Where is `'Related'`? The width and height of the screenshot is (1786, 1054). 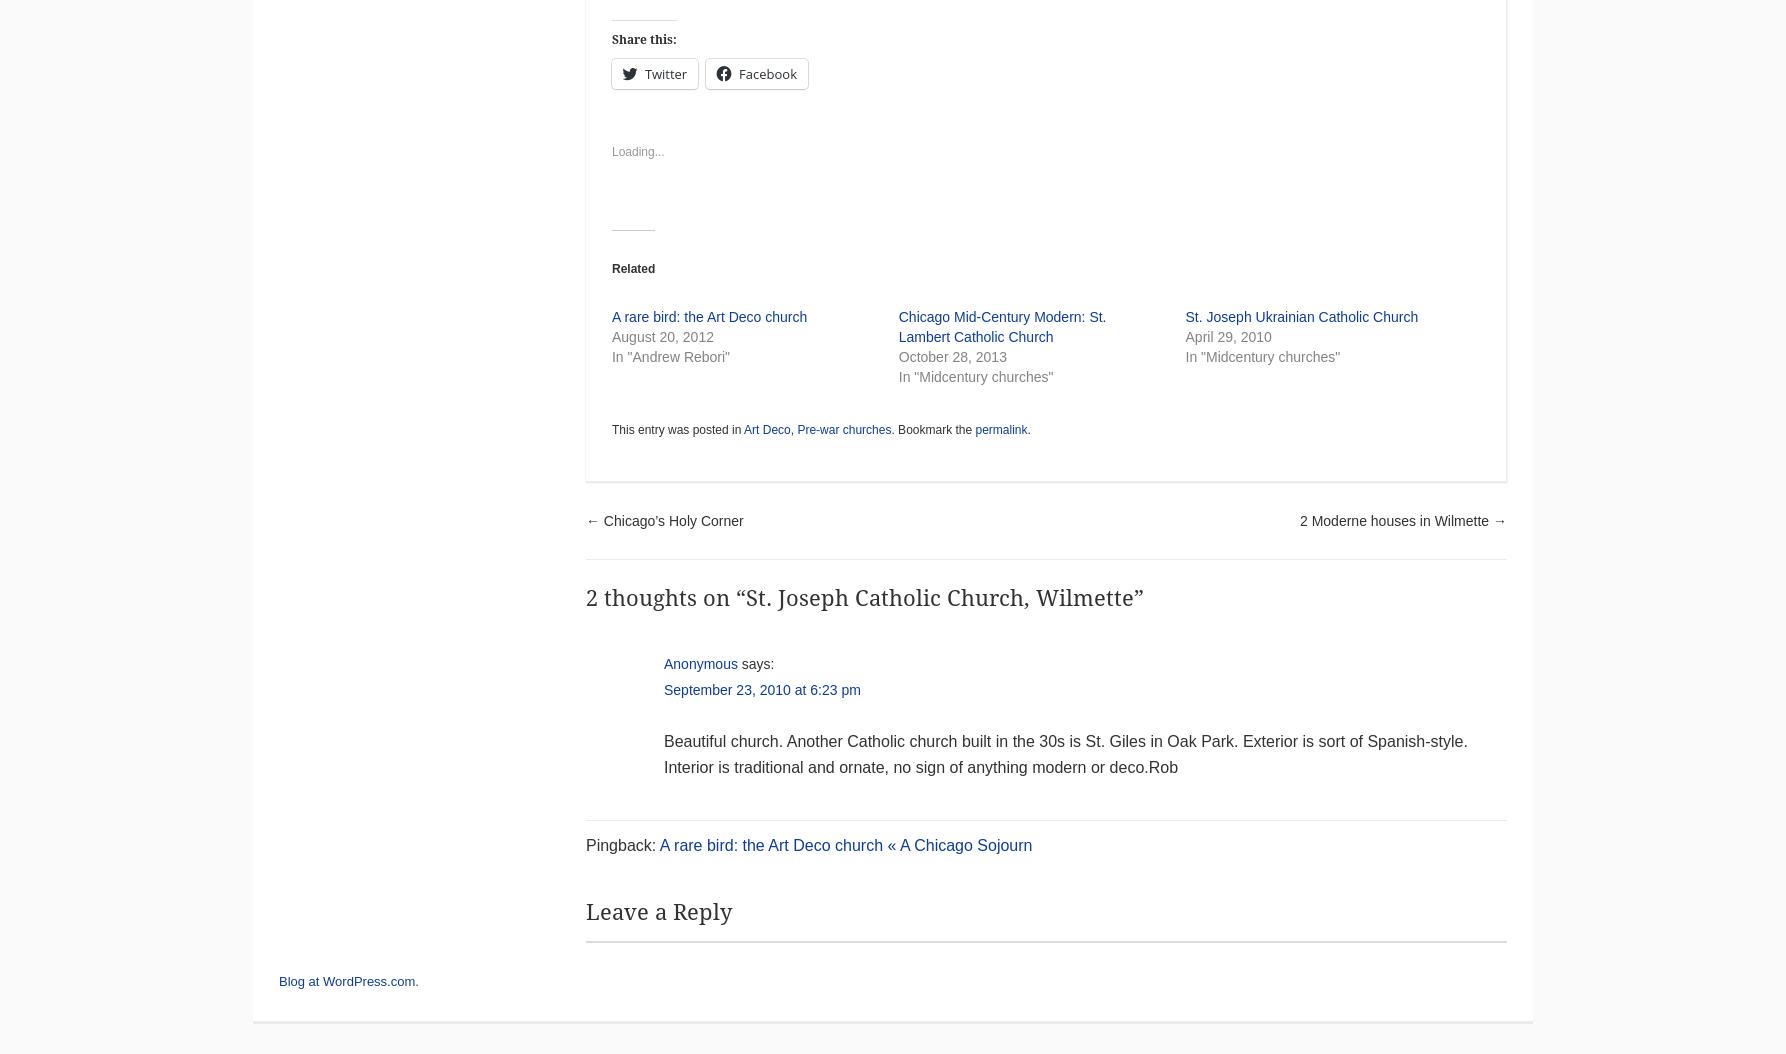
'Related' is located at coordinates (610, 267).